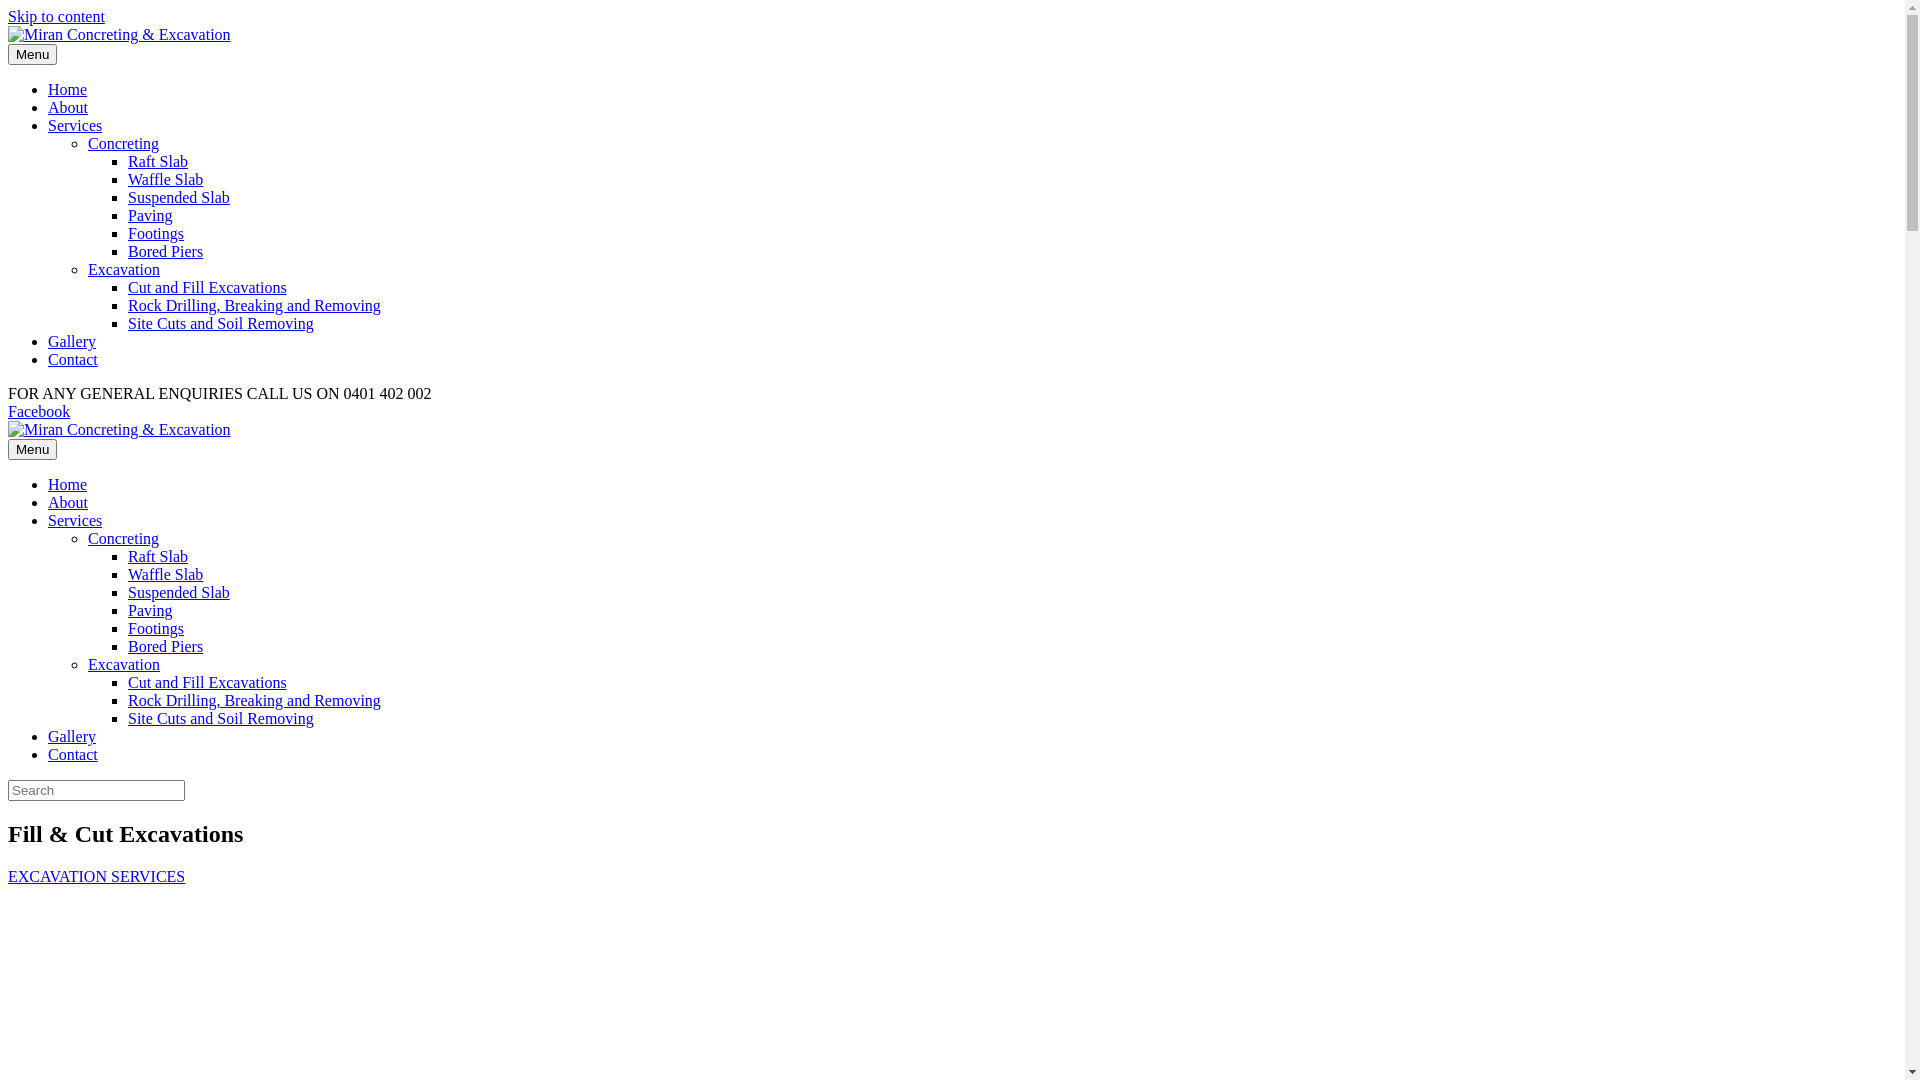 This screenshot has height=1080, width=1920. What do you see at coordinates (253, 699) in the screenshot?
I see `'Rock Drilling, Breaking and Removing'` at bounding box center [253, 699].